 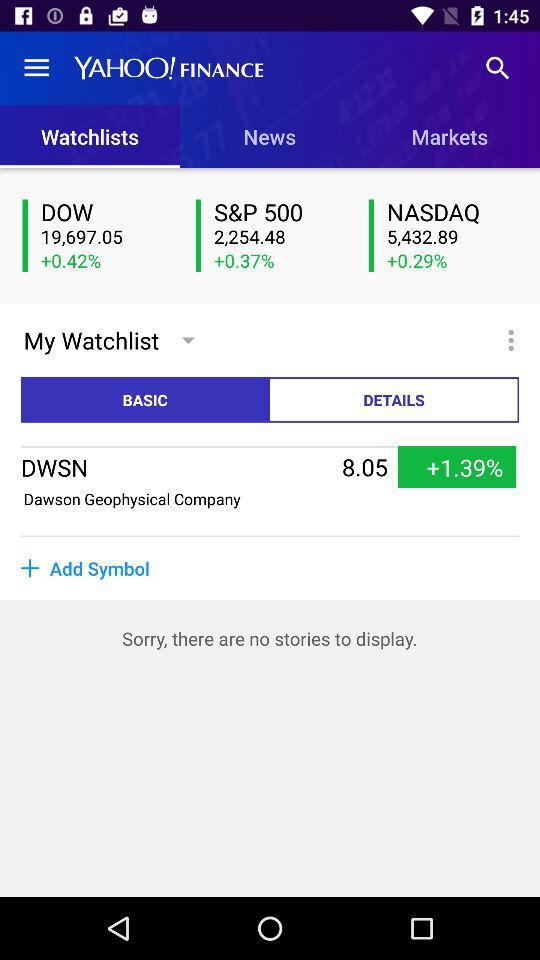 What do you see at coordinates (132, 497) in the screenshot?
I see `the item below the dwsn item` at bounding box center [132, 497].